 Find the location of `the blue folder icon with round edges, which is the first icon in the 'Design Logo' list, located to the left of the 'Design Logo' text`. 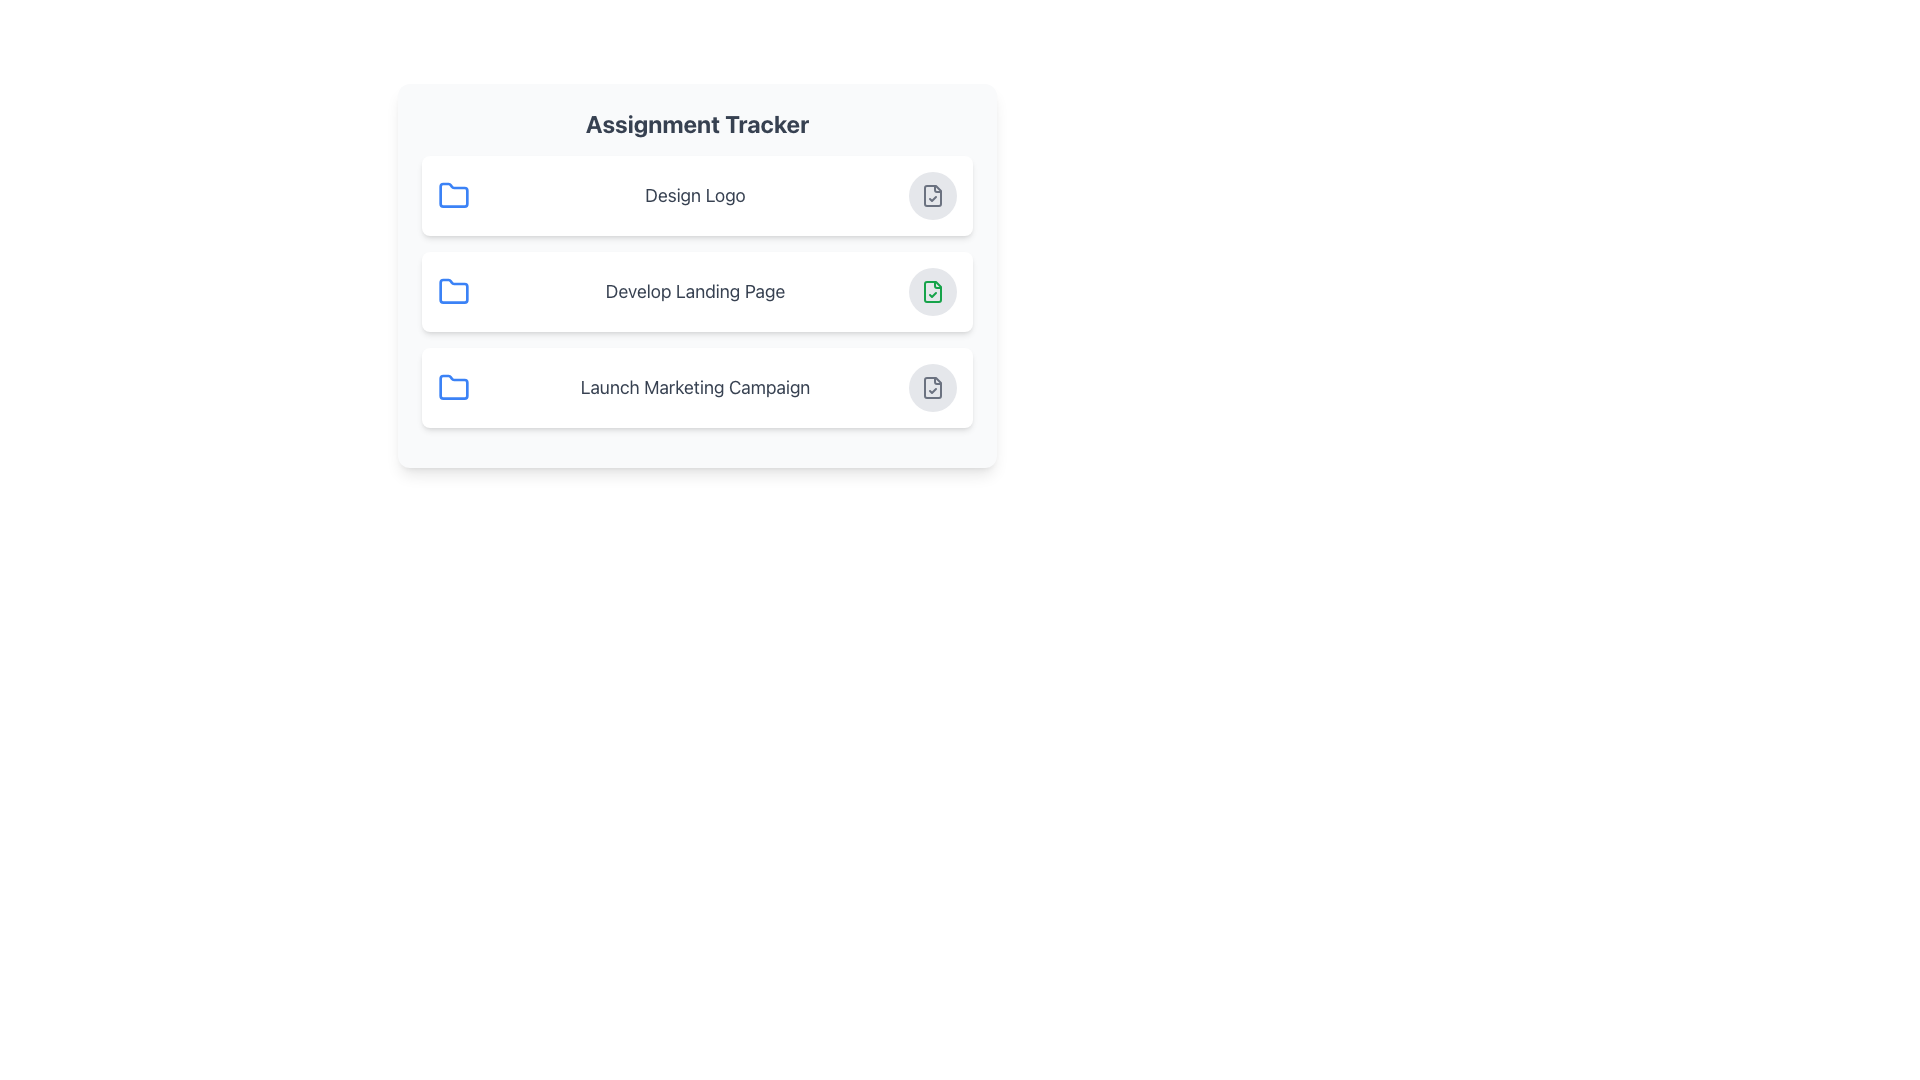

the blue folder icon with round edges, which is the first icon in the 'Design Logo' list, located to the left of the 'Design Logo' text is located at coordinates (453, 196).